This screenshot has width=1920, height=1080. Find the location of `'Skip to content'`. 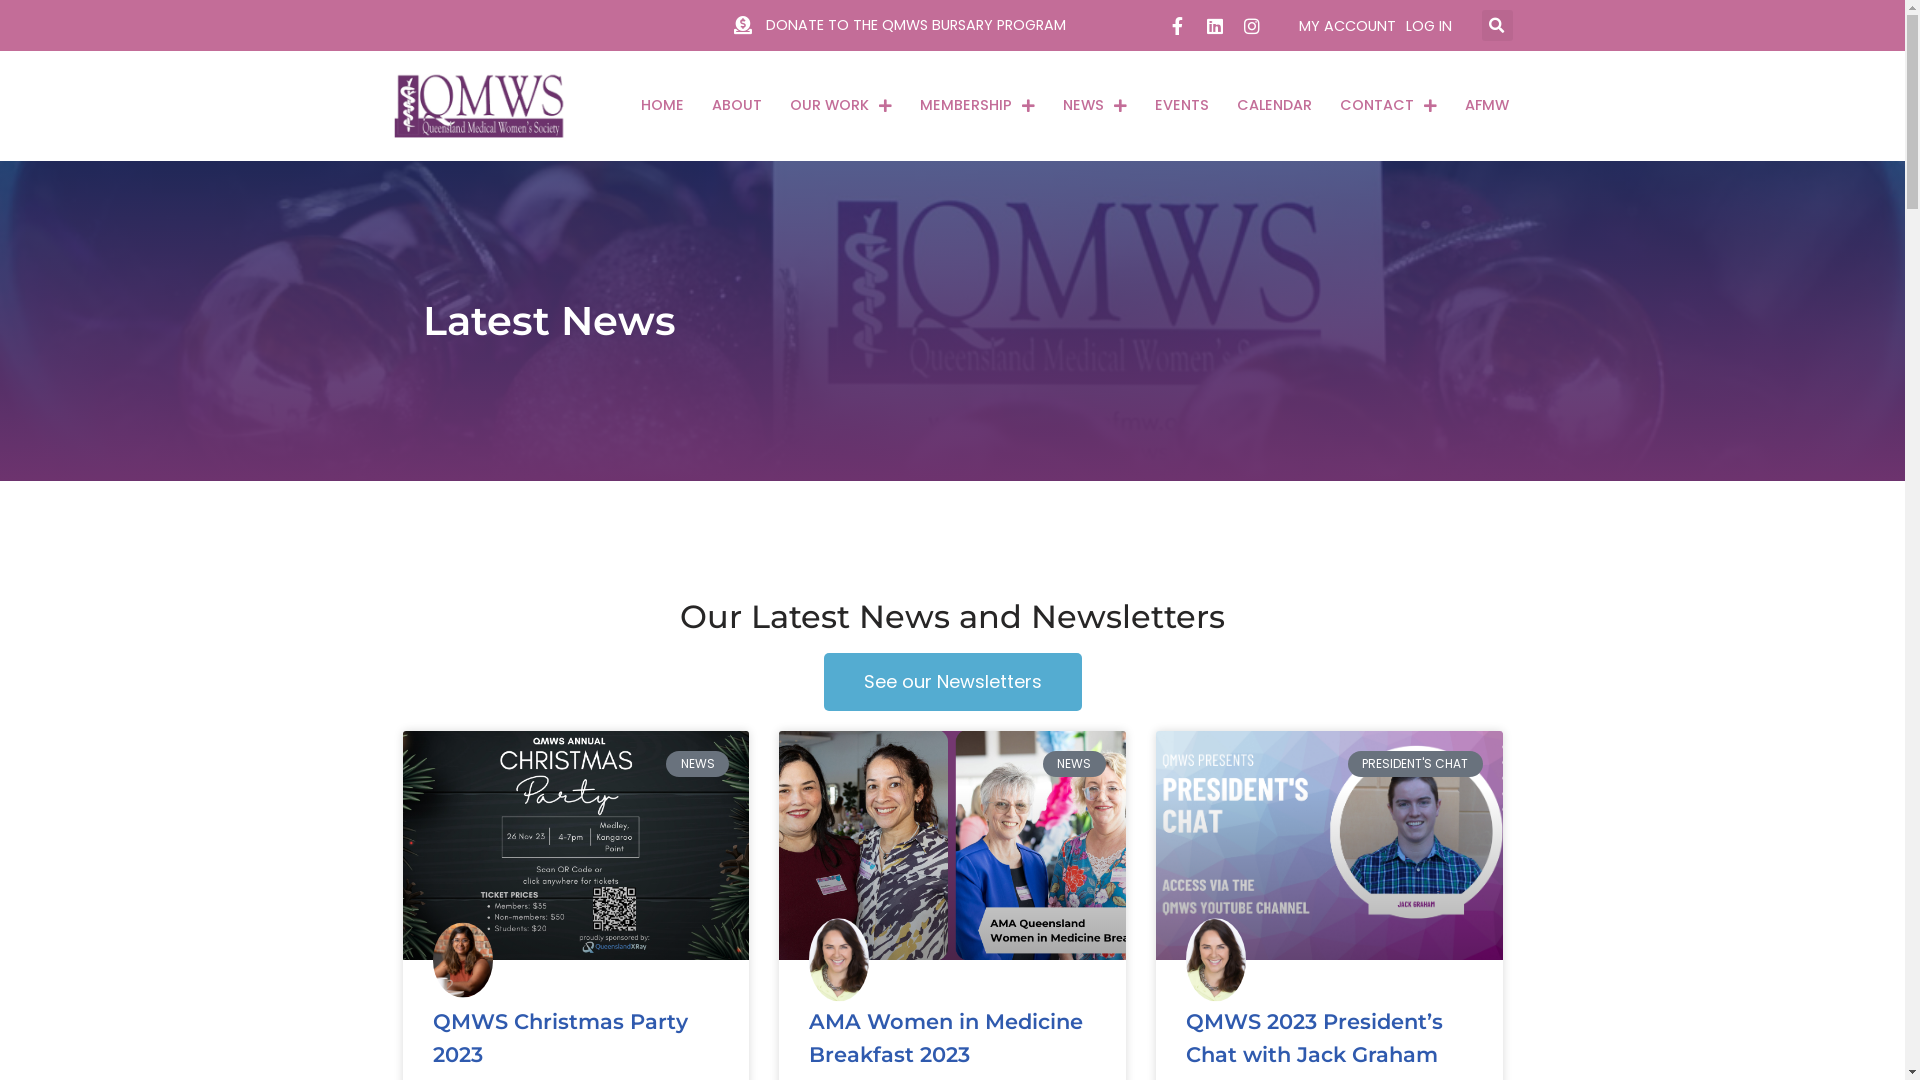

'Skip to content' is located at coordinates (0, 42).